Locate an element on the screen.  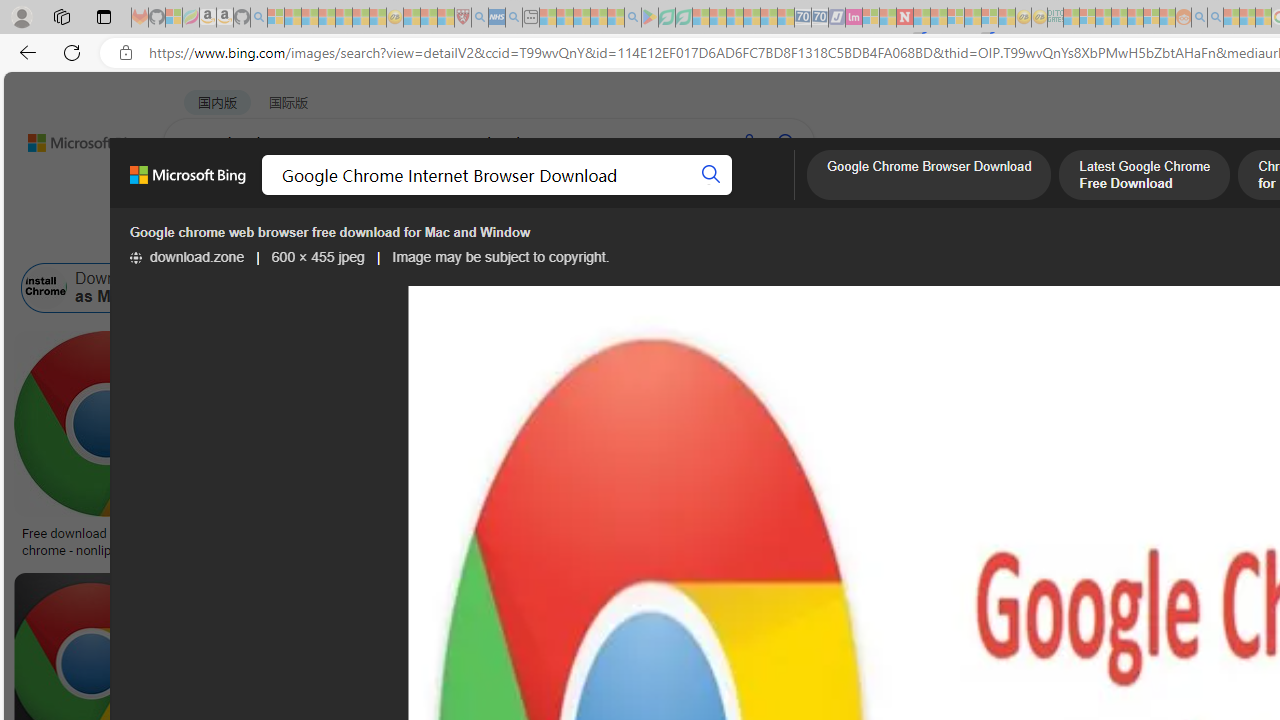
'Date' is located at coordinates (591, 236).